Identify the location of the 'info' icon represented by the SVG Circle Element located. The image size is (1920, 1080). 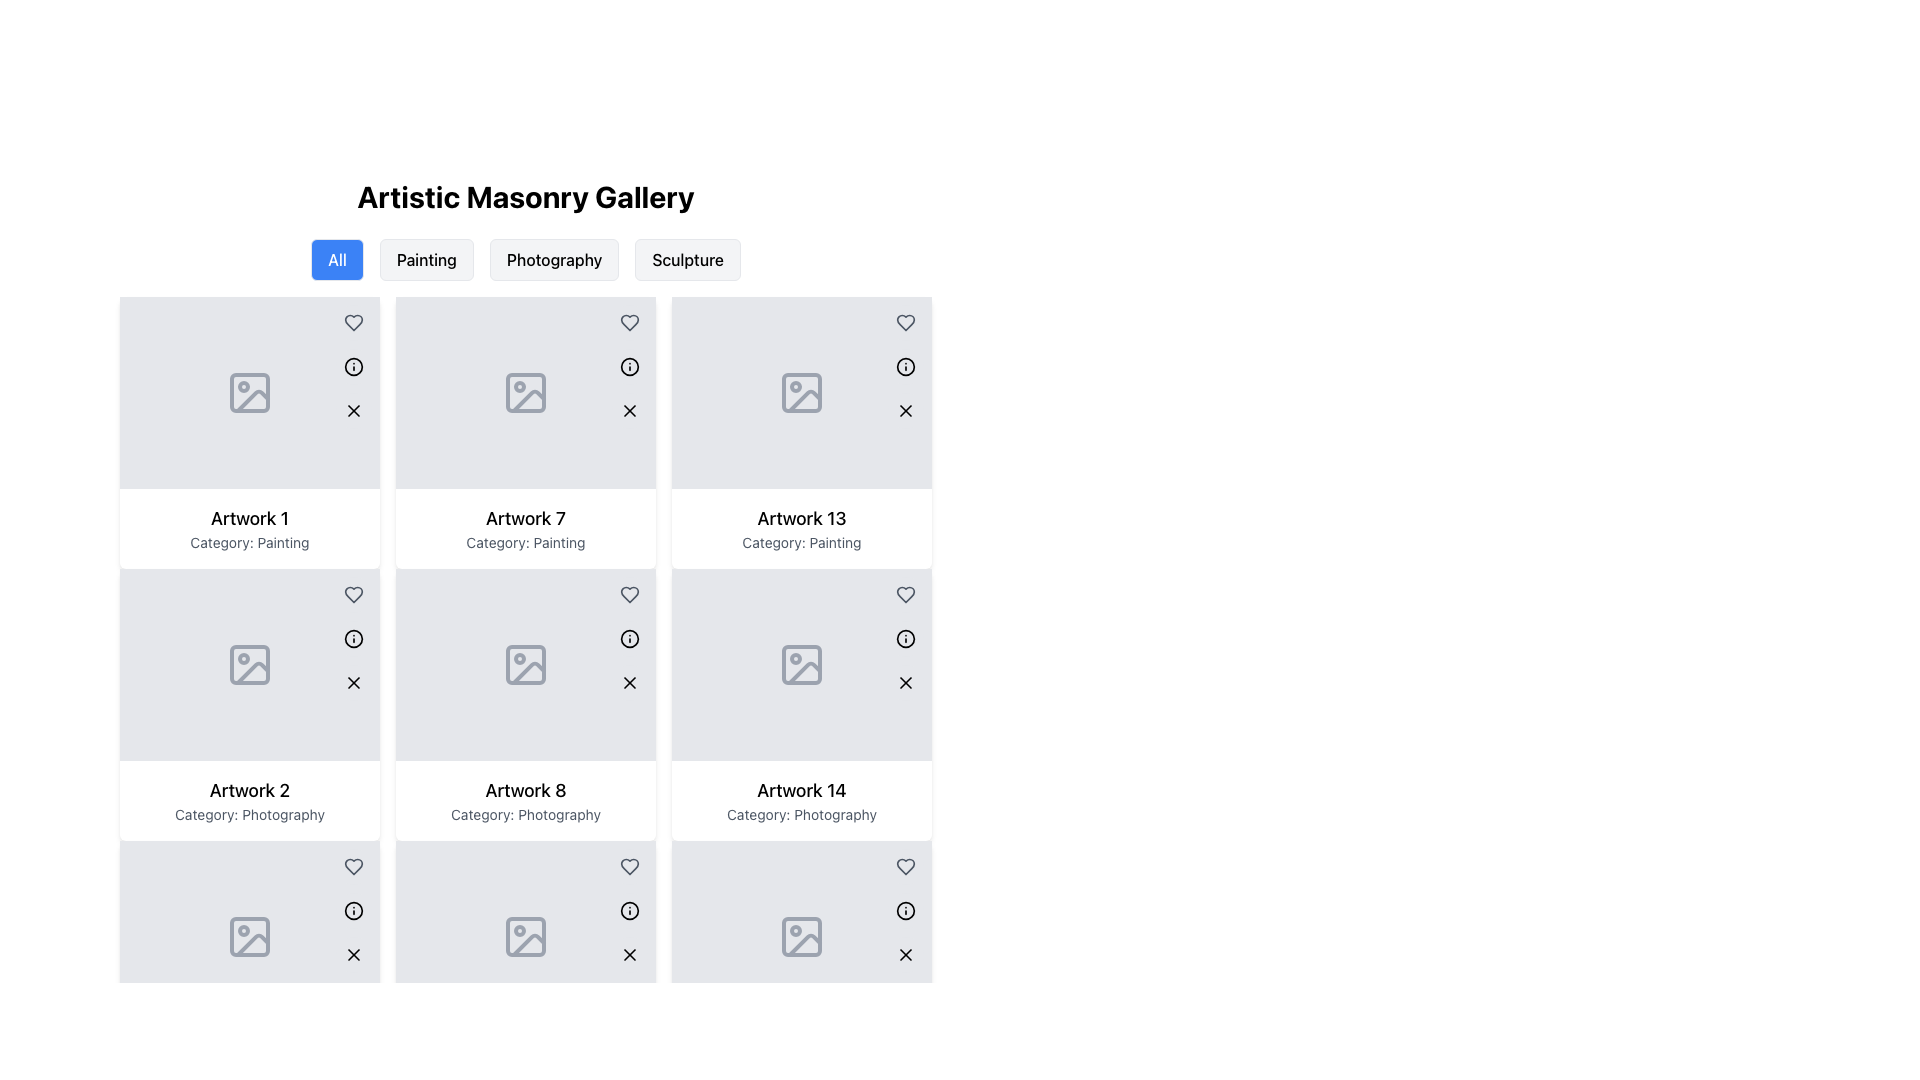
(905, 910).